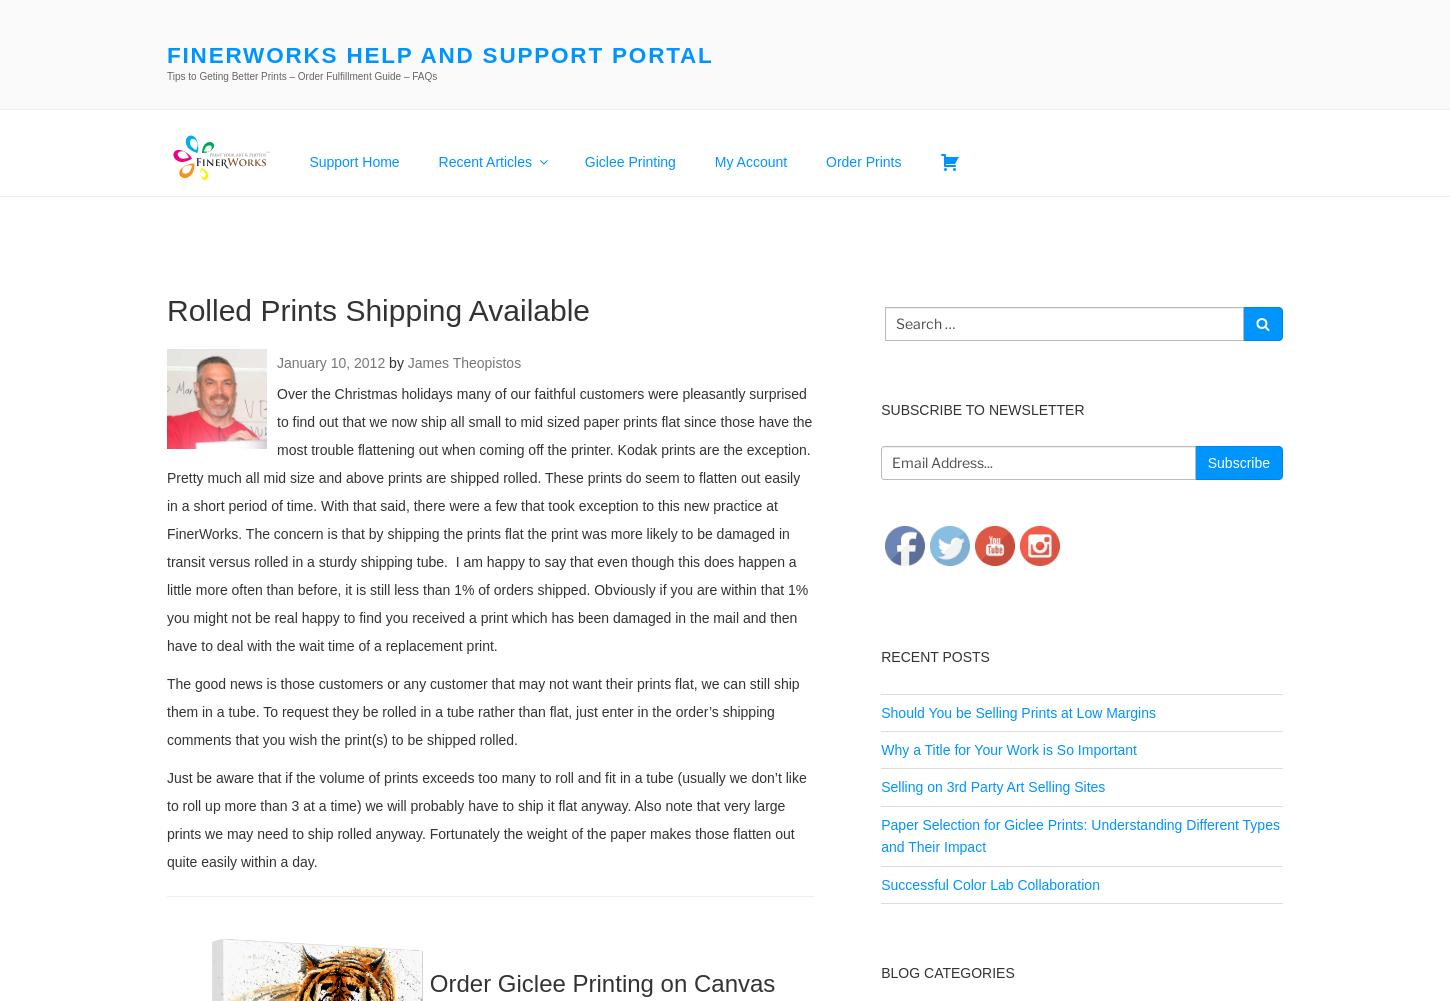 The height and width of the screenshot is (1001, 1450). I want to click on 'January 10, 2012', so click(331, 360).